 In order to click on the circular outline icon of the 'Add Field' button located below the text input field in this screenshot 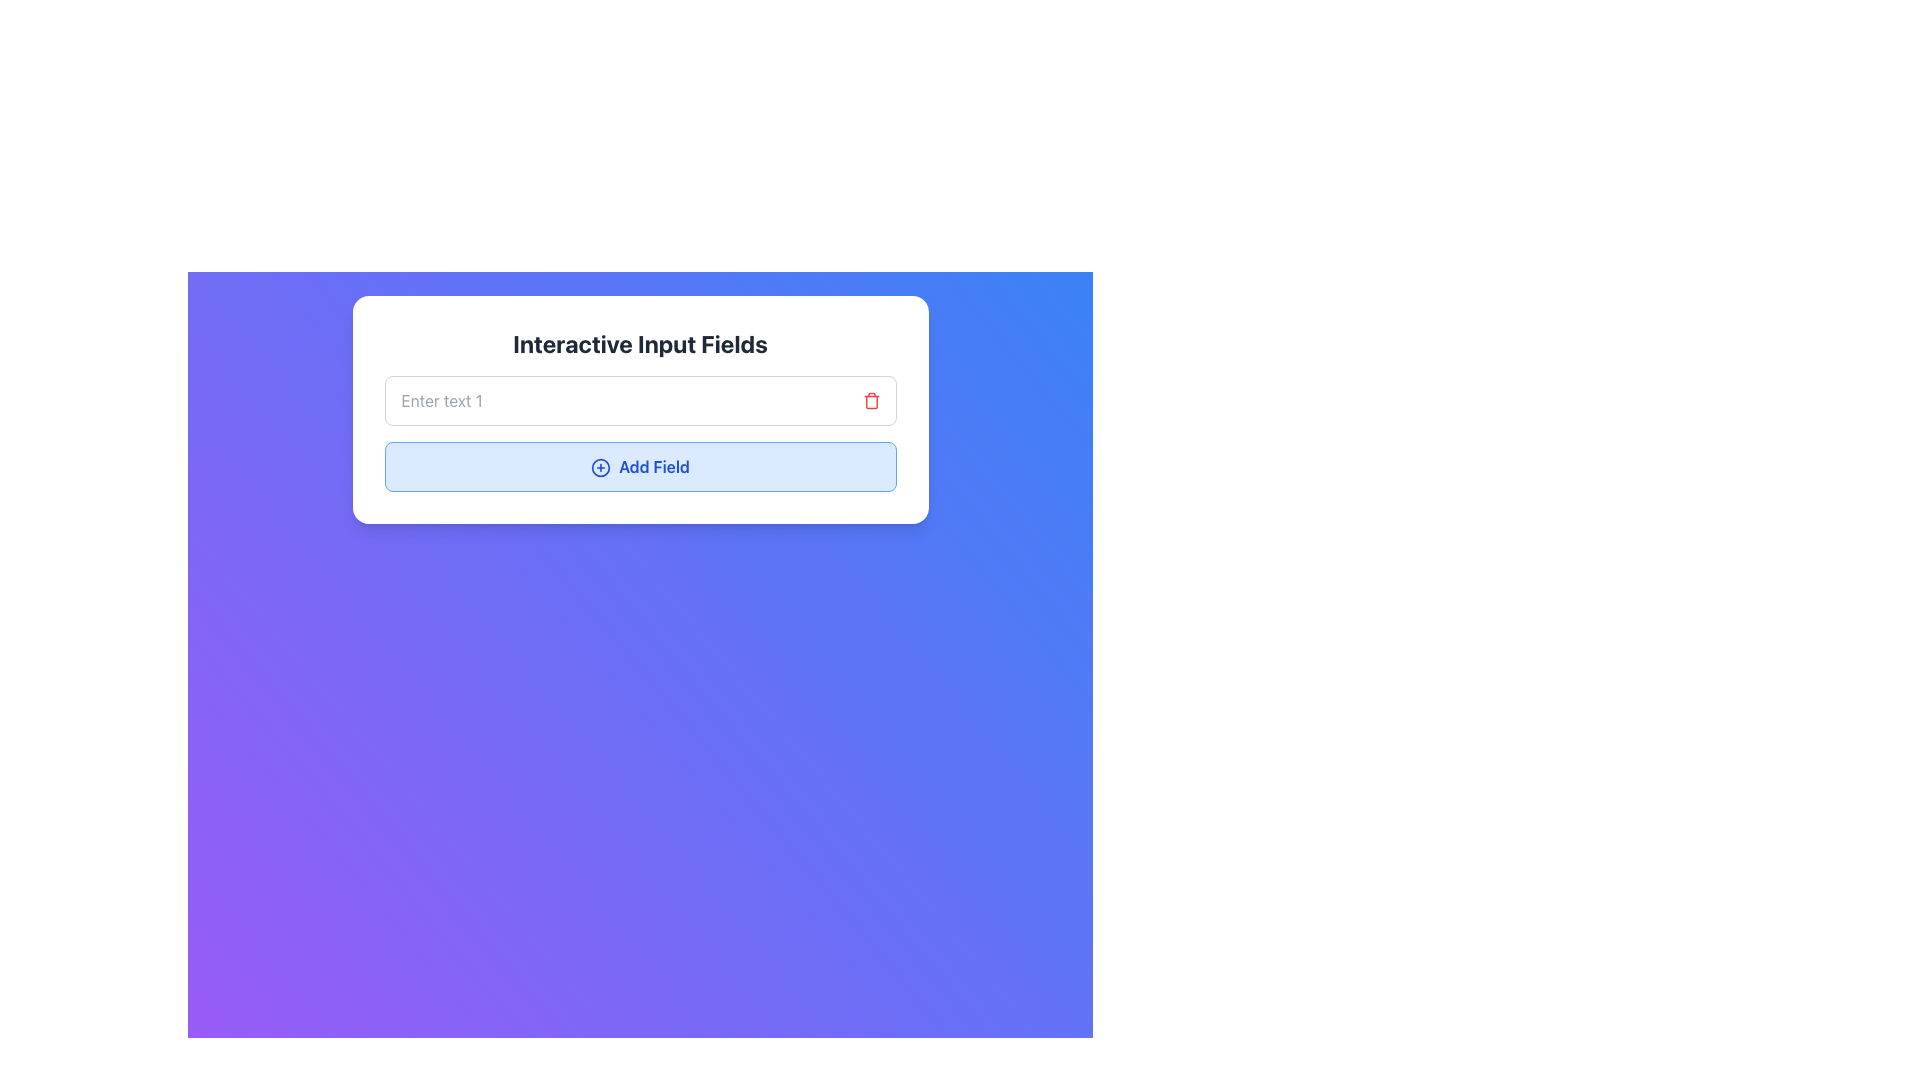, I will do `click(600, 467)`.